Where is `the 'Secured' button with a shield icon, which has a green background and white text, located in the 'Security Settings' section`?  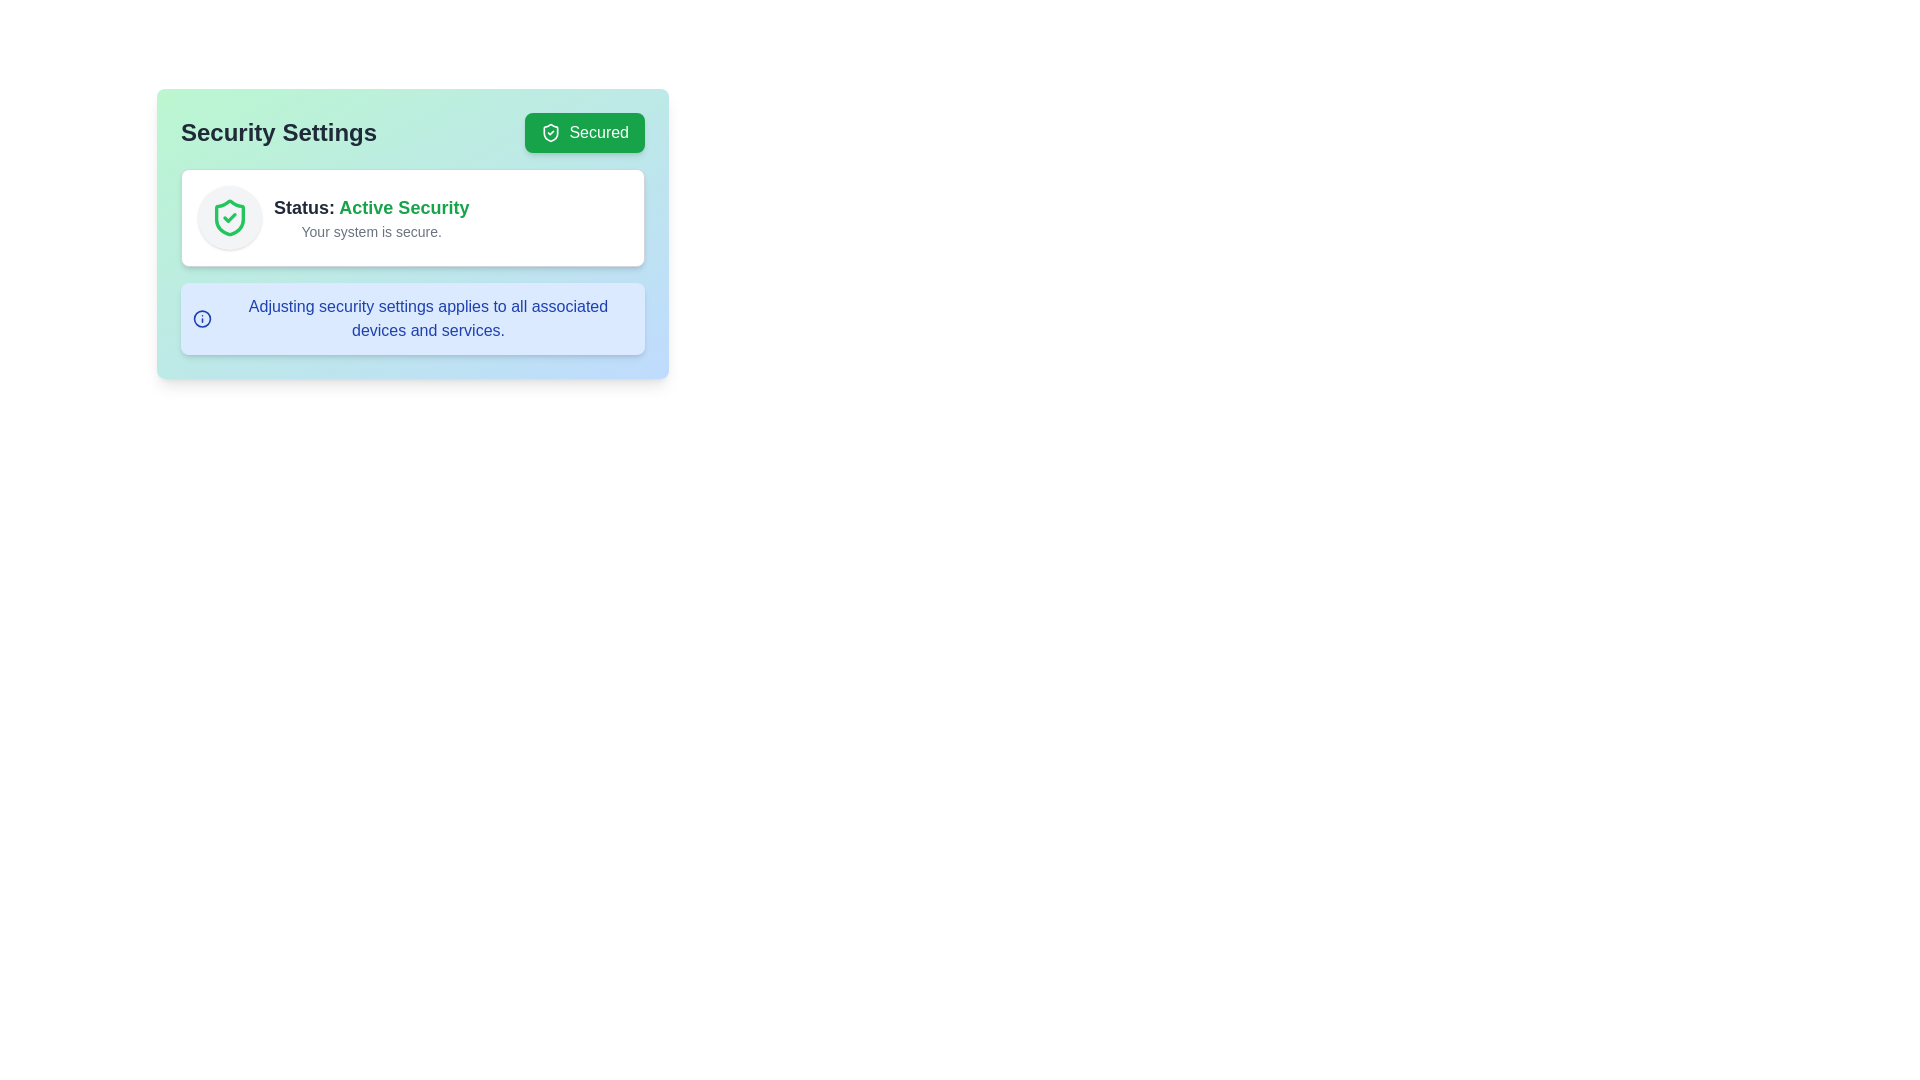
the 'Secured' button with a shield icon, which has a green background and white text, located in the 'Security Settings' section is located at coordinates (584, 132).